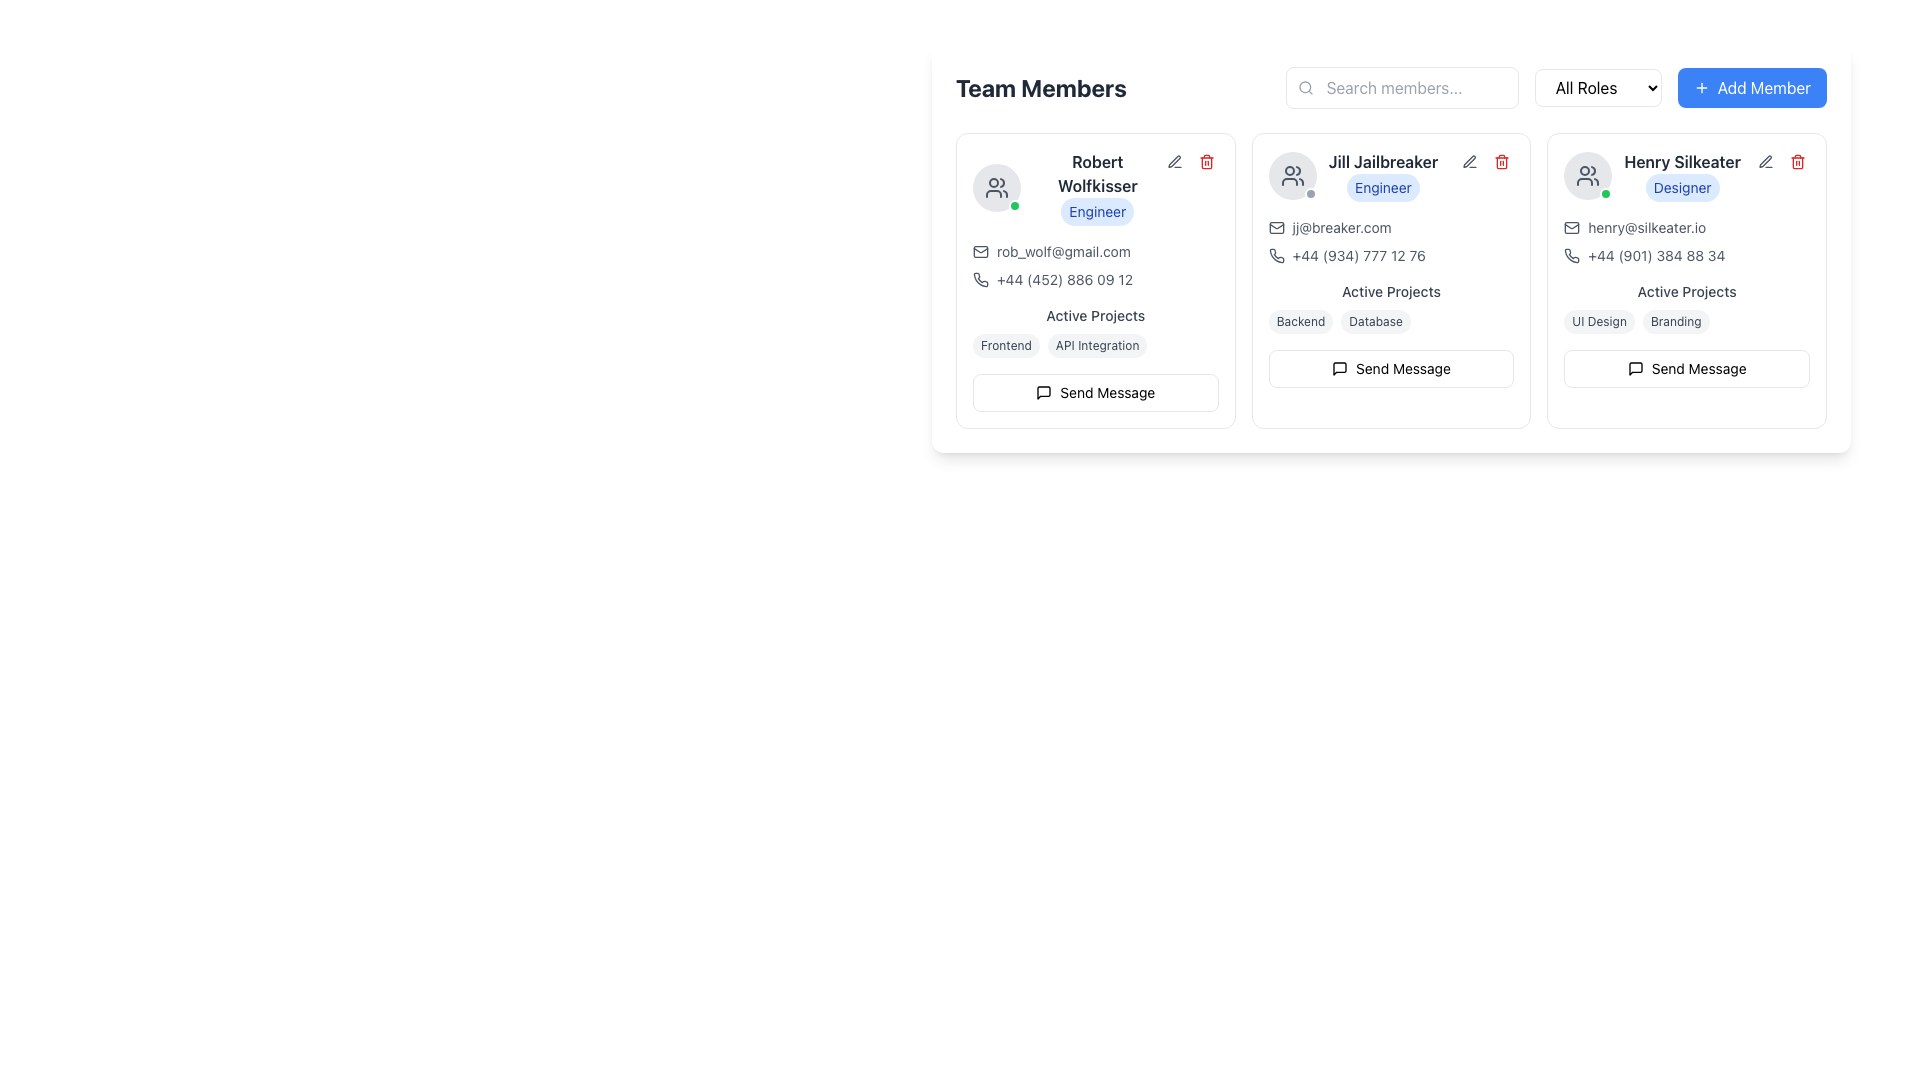 The height and width of the screenshot is (1080, 1920). Describe the element at coordinates (1686, 320) in the screenshot. I see `the Label group containing 'UI Design' and 'Branding' text items, located at the bottom-right of Henry Silkeater's Active Projects card` at that location.